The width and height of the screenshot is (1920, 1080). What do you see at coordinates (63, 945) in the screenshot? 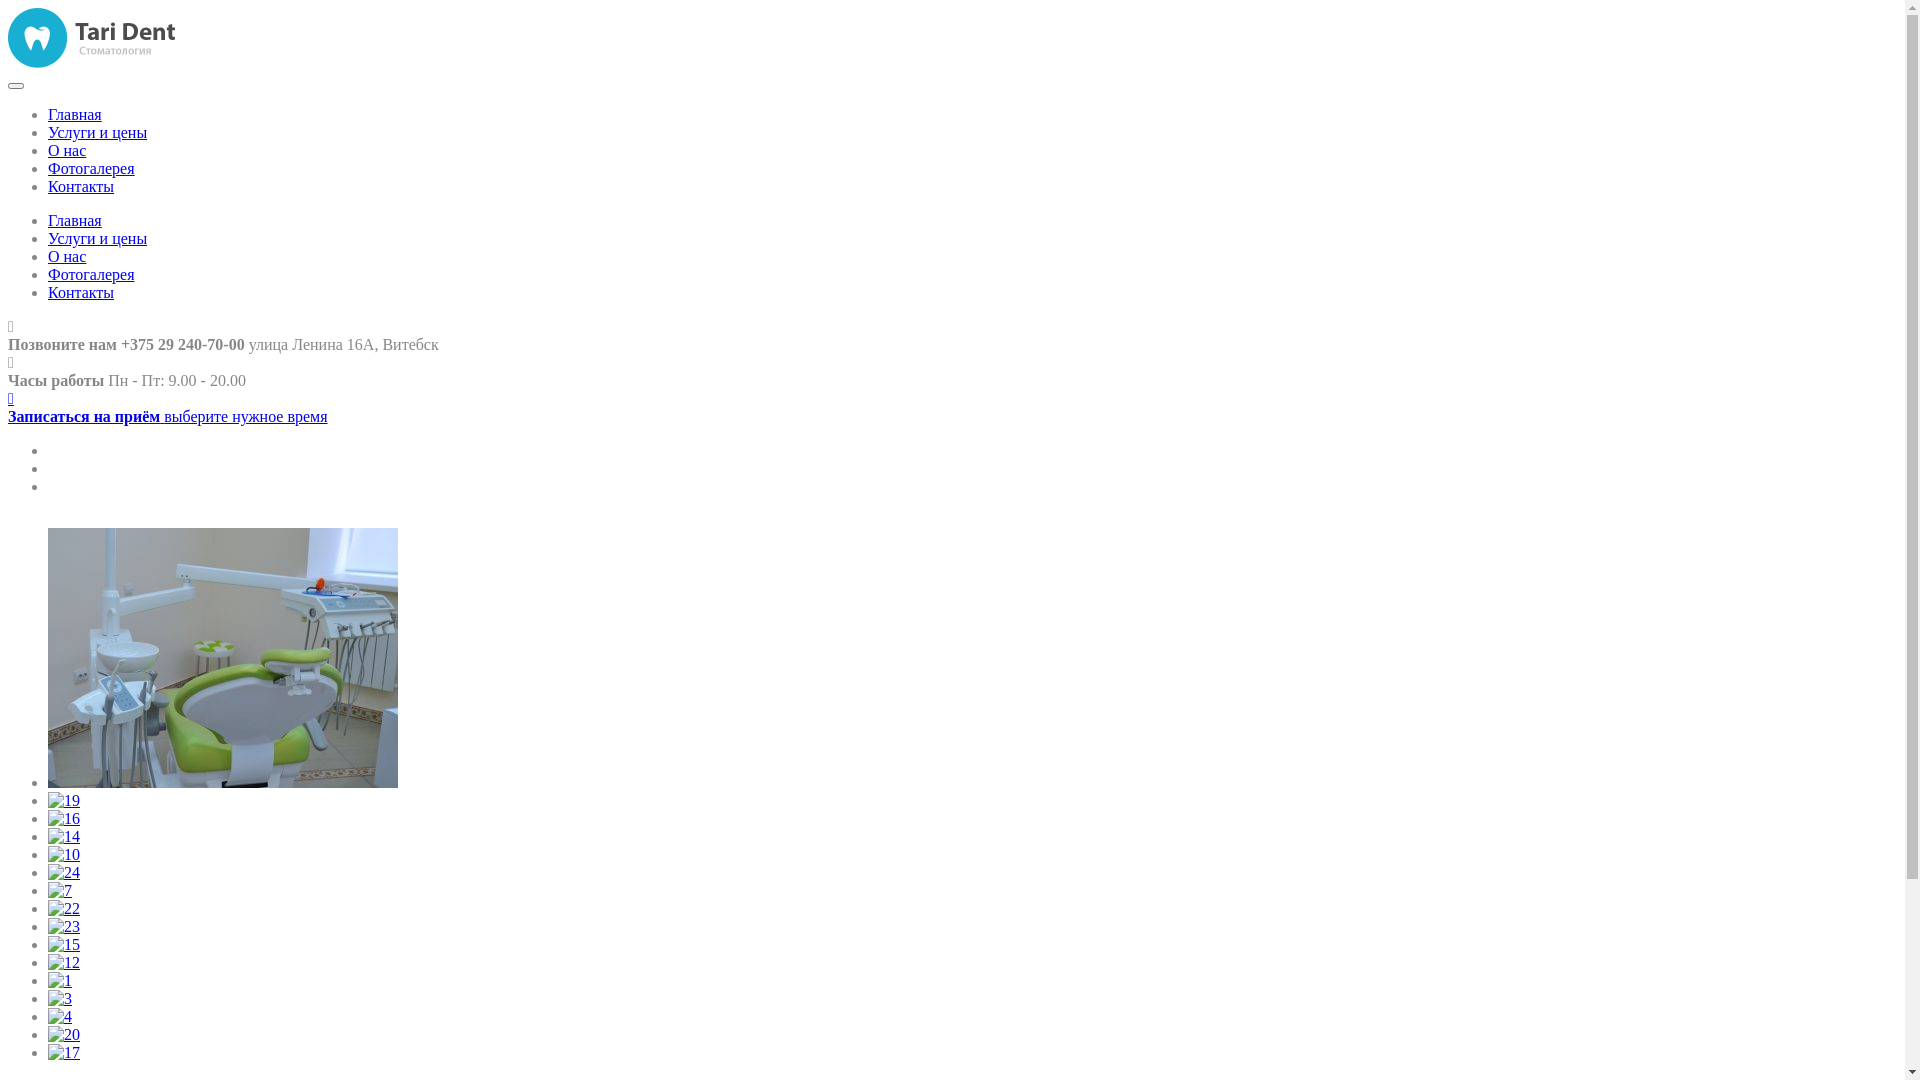
I see `'15'` at bounding box center [63, 945].